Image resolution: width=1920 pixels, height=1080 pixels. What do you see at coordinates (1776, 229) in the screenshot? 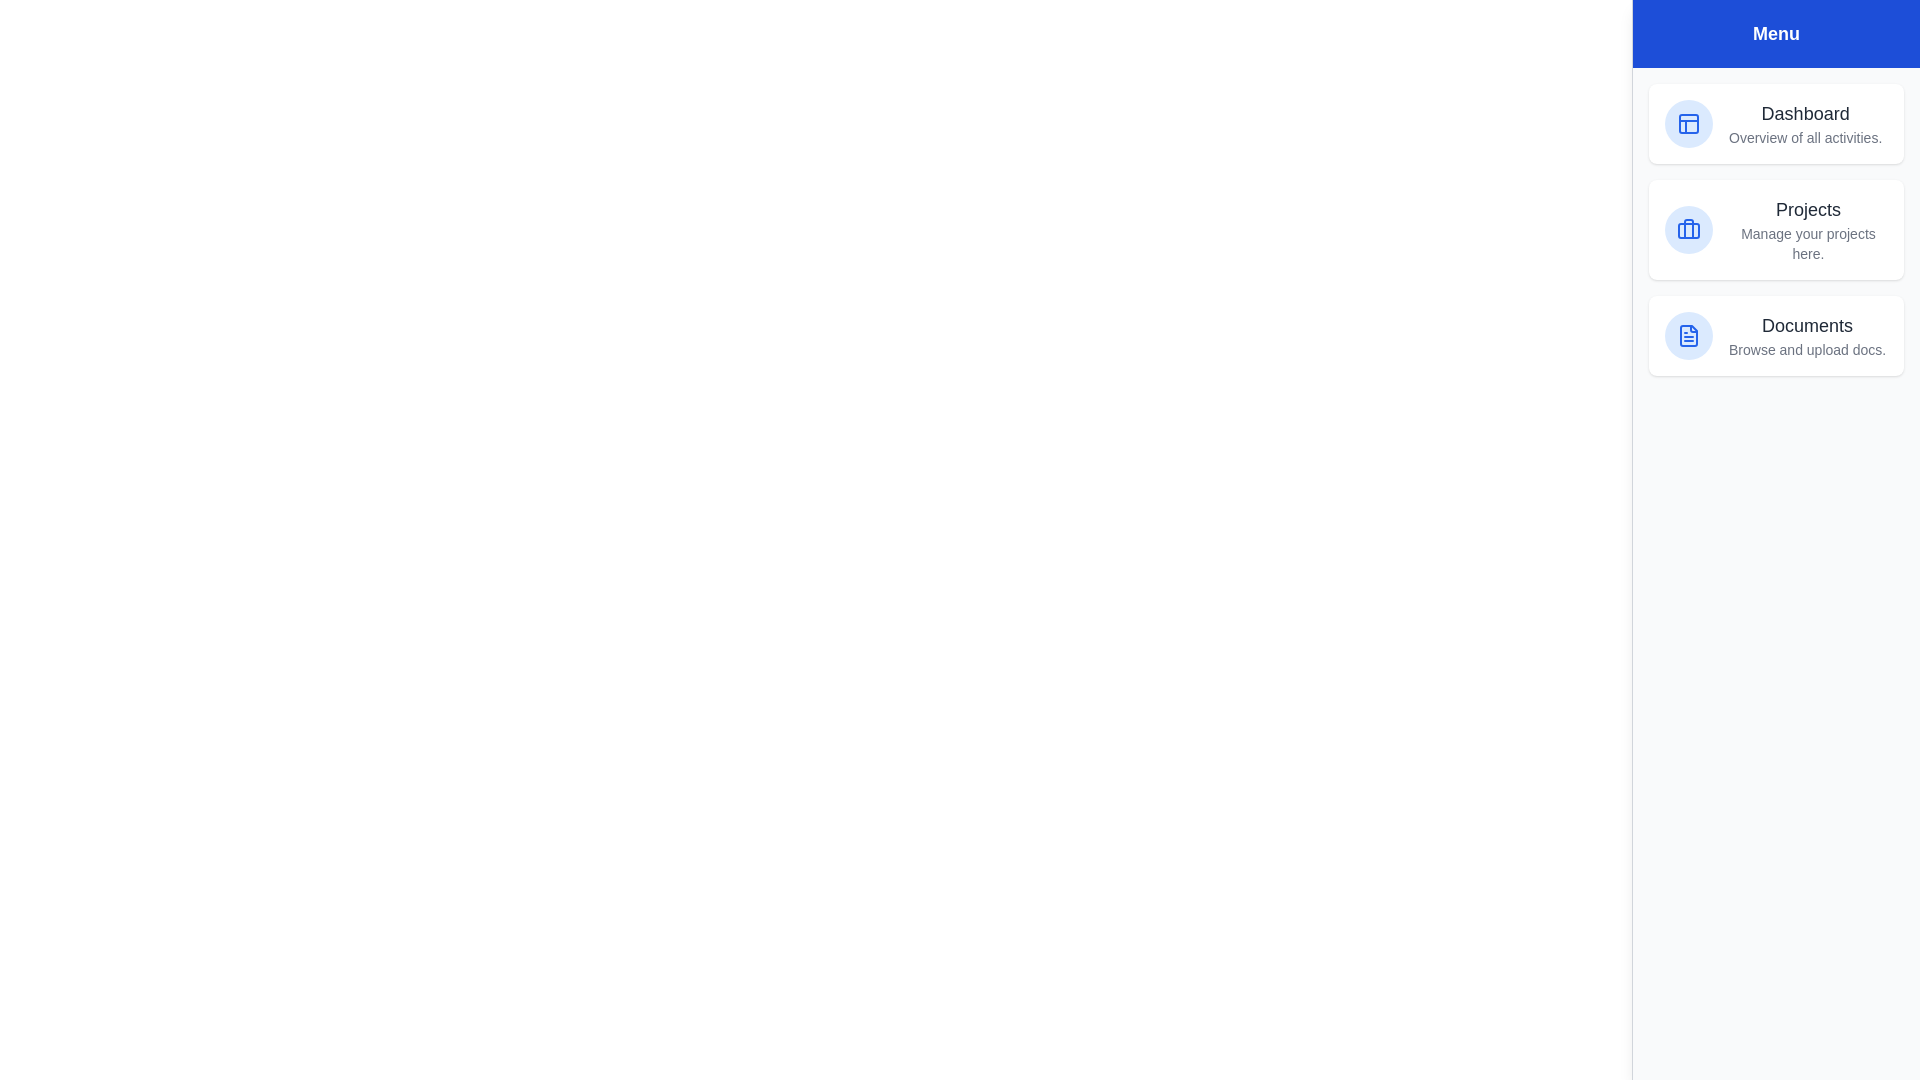
I see `the menu item Projects from the list` at bounding box center [1776, 229].